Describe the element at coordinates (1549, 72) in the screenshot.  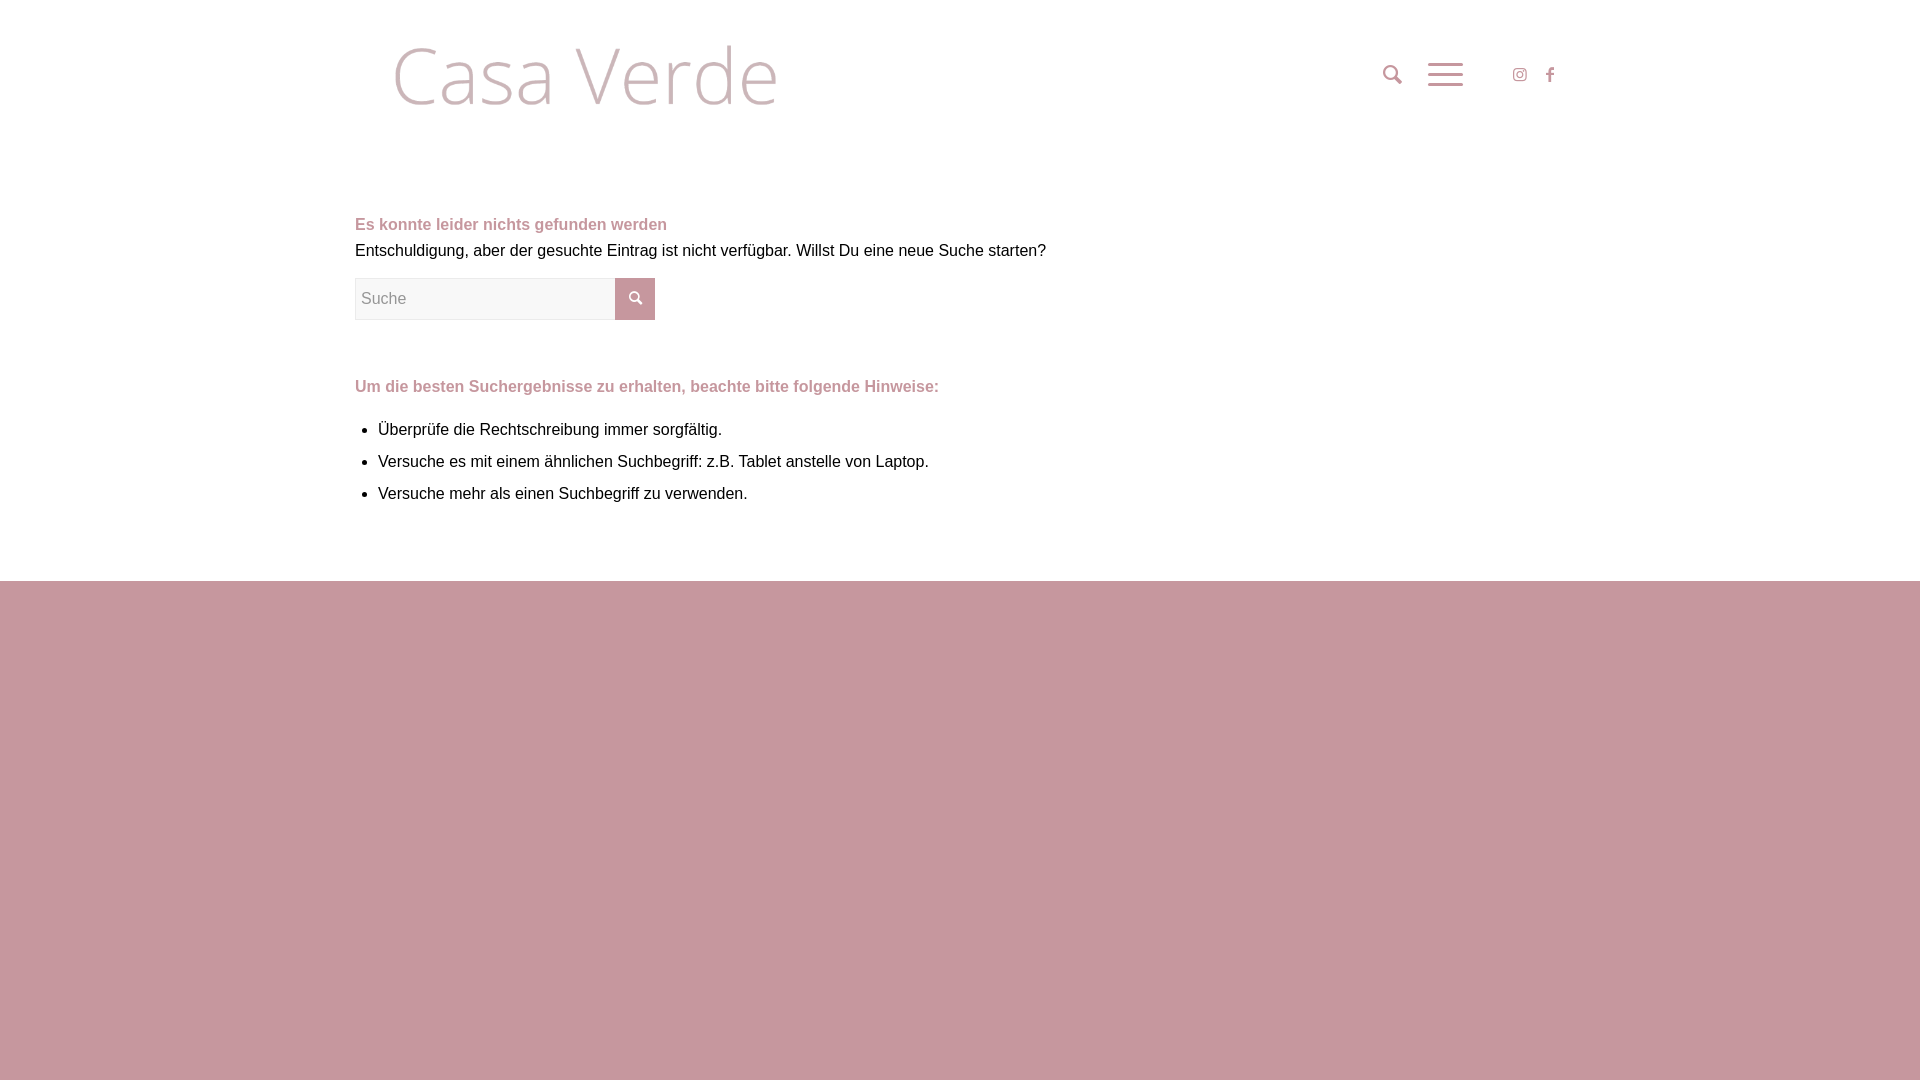
I see `'Facebook'` at that location.